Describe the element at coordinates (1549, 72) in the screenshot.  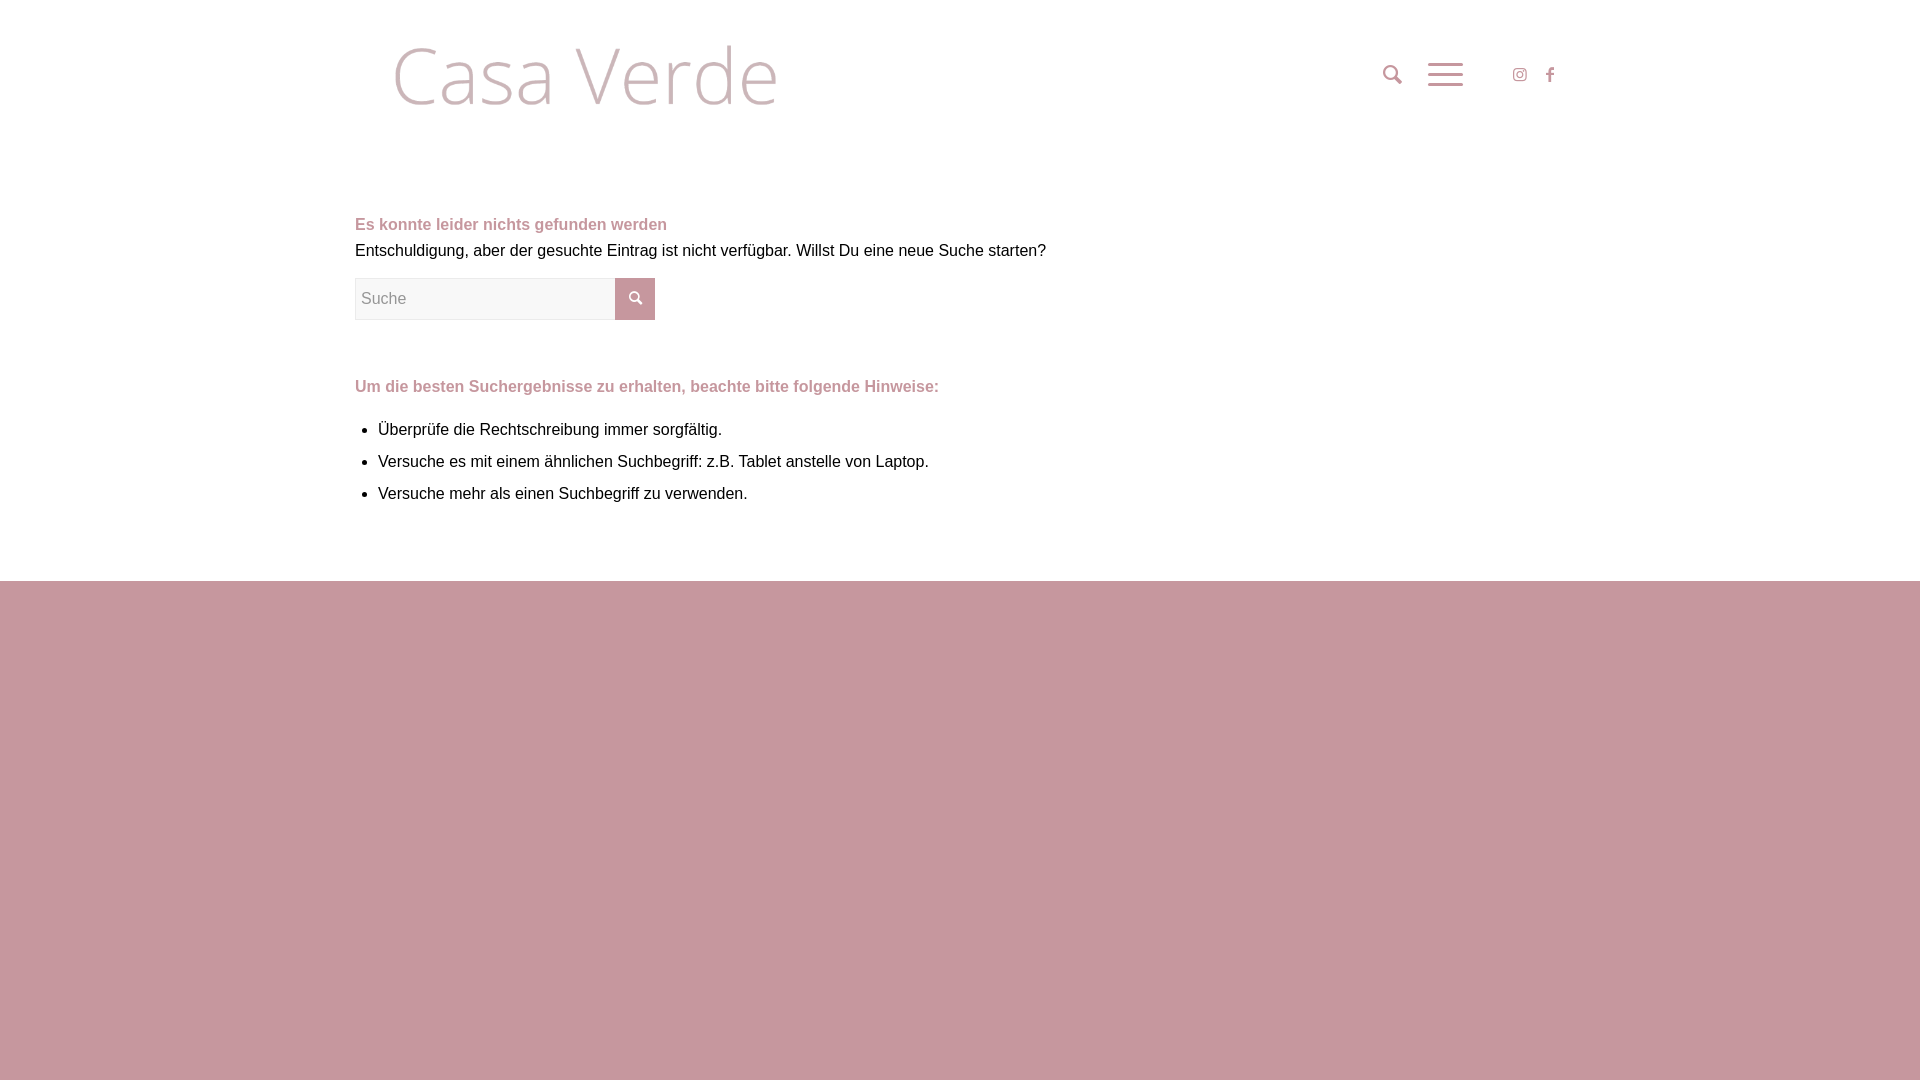
I see `'Facebook'` at that location.